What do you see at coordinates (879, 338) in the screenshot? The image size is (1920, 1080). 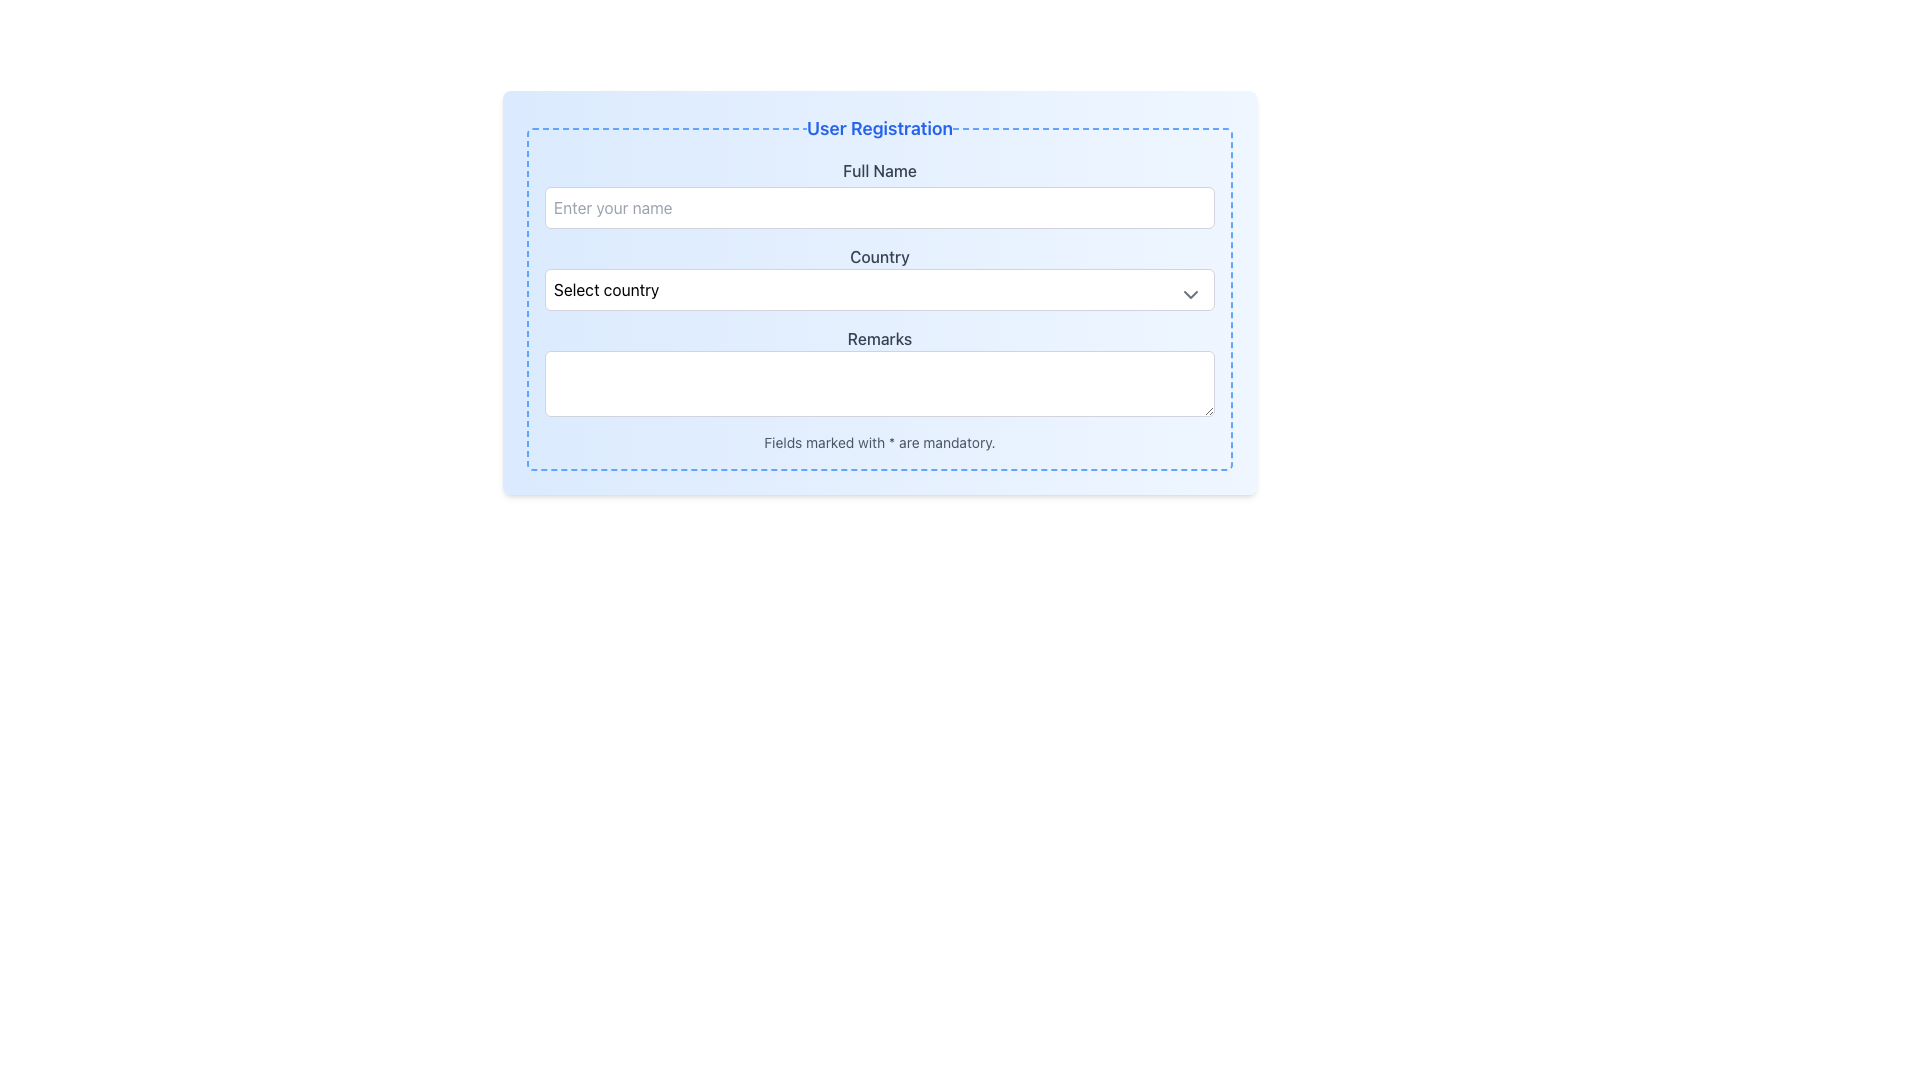 I see `the 'Remarks' label text, which is styled with a medium font weight and gray color, positioned above the multiline input area in the user registration form` at bounding box center [879, 338].